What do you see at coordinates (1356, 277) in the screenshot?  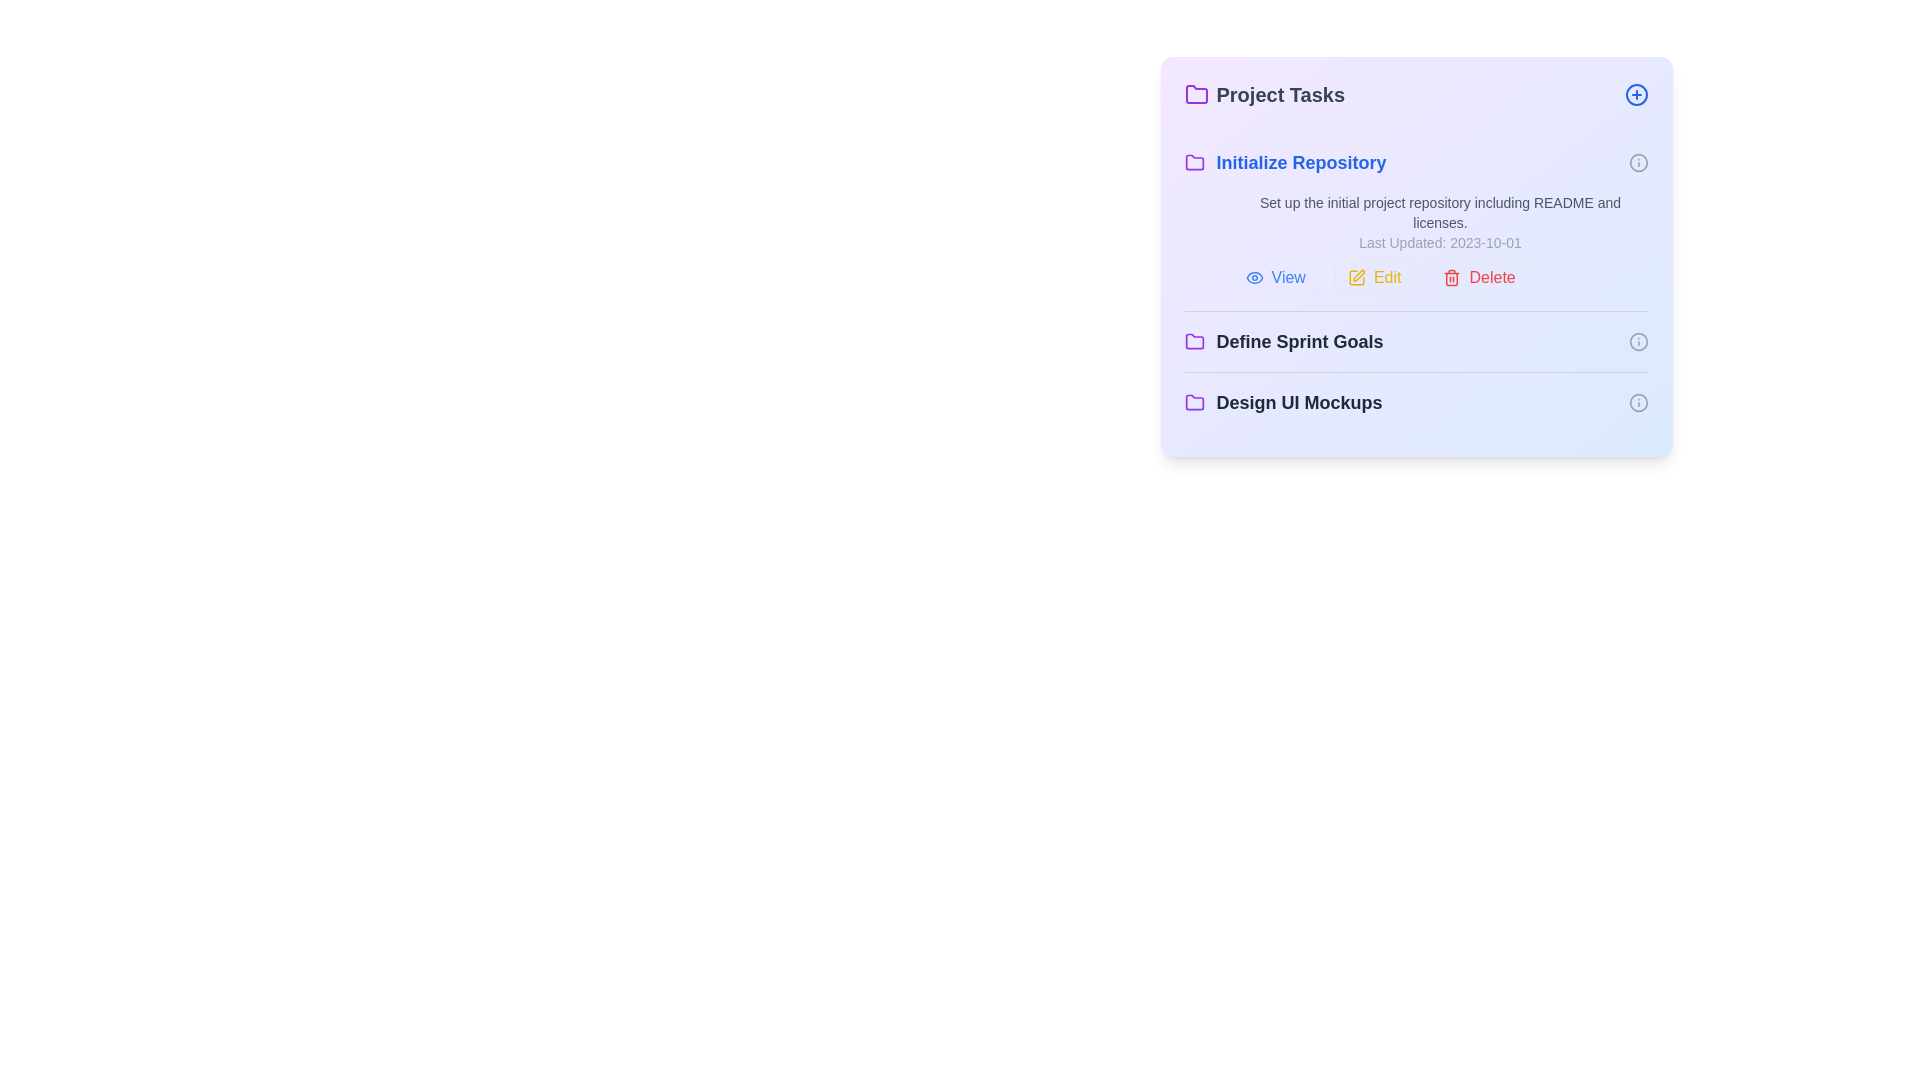 I see `the edit icon located to the left of the text 'Edit' to initiate the editing mode` at bounding box center [1356, 277].